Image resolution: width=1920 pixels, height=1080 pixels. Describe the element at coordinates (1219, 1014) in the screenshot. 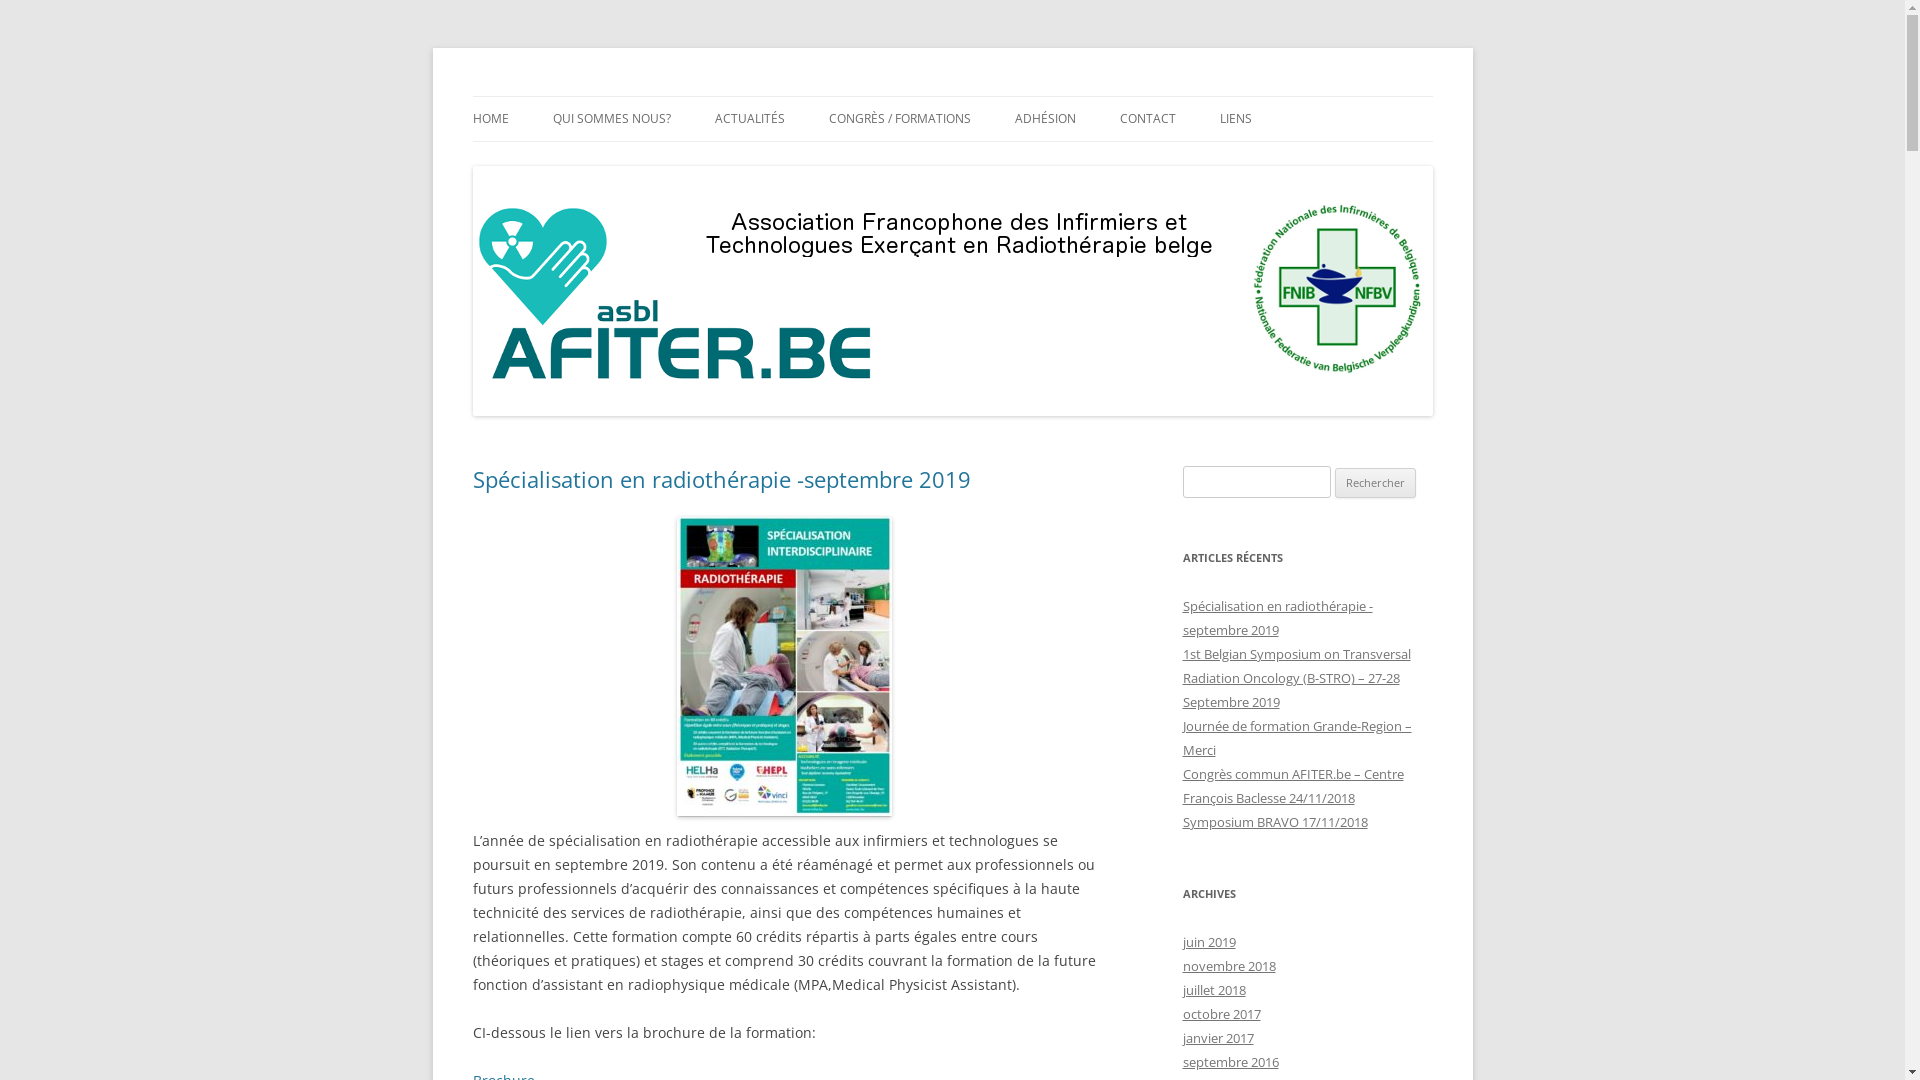

I see `'octobre 2017'` at that location.